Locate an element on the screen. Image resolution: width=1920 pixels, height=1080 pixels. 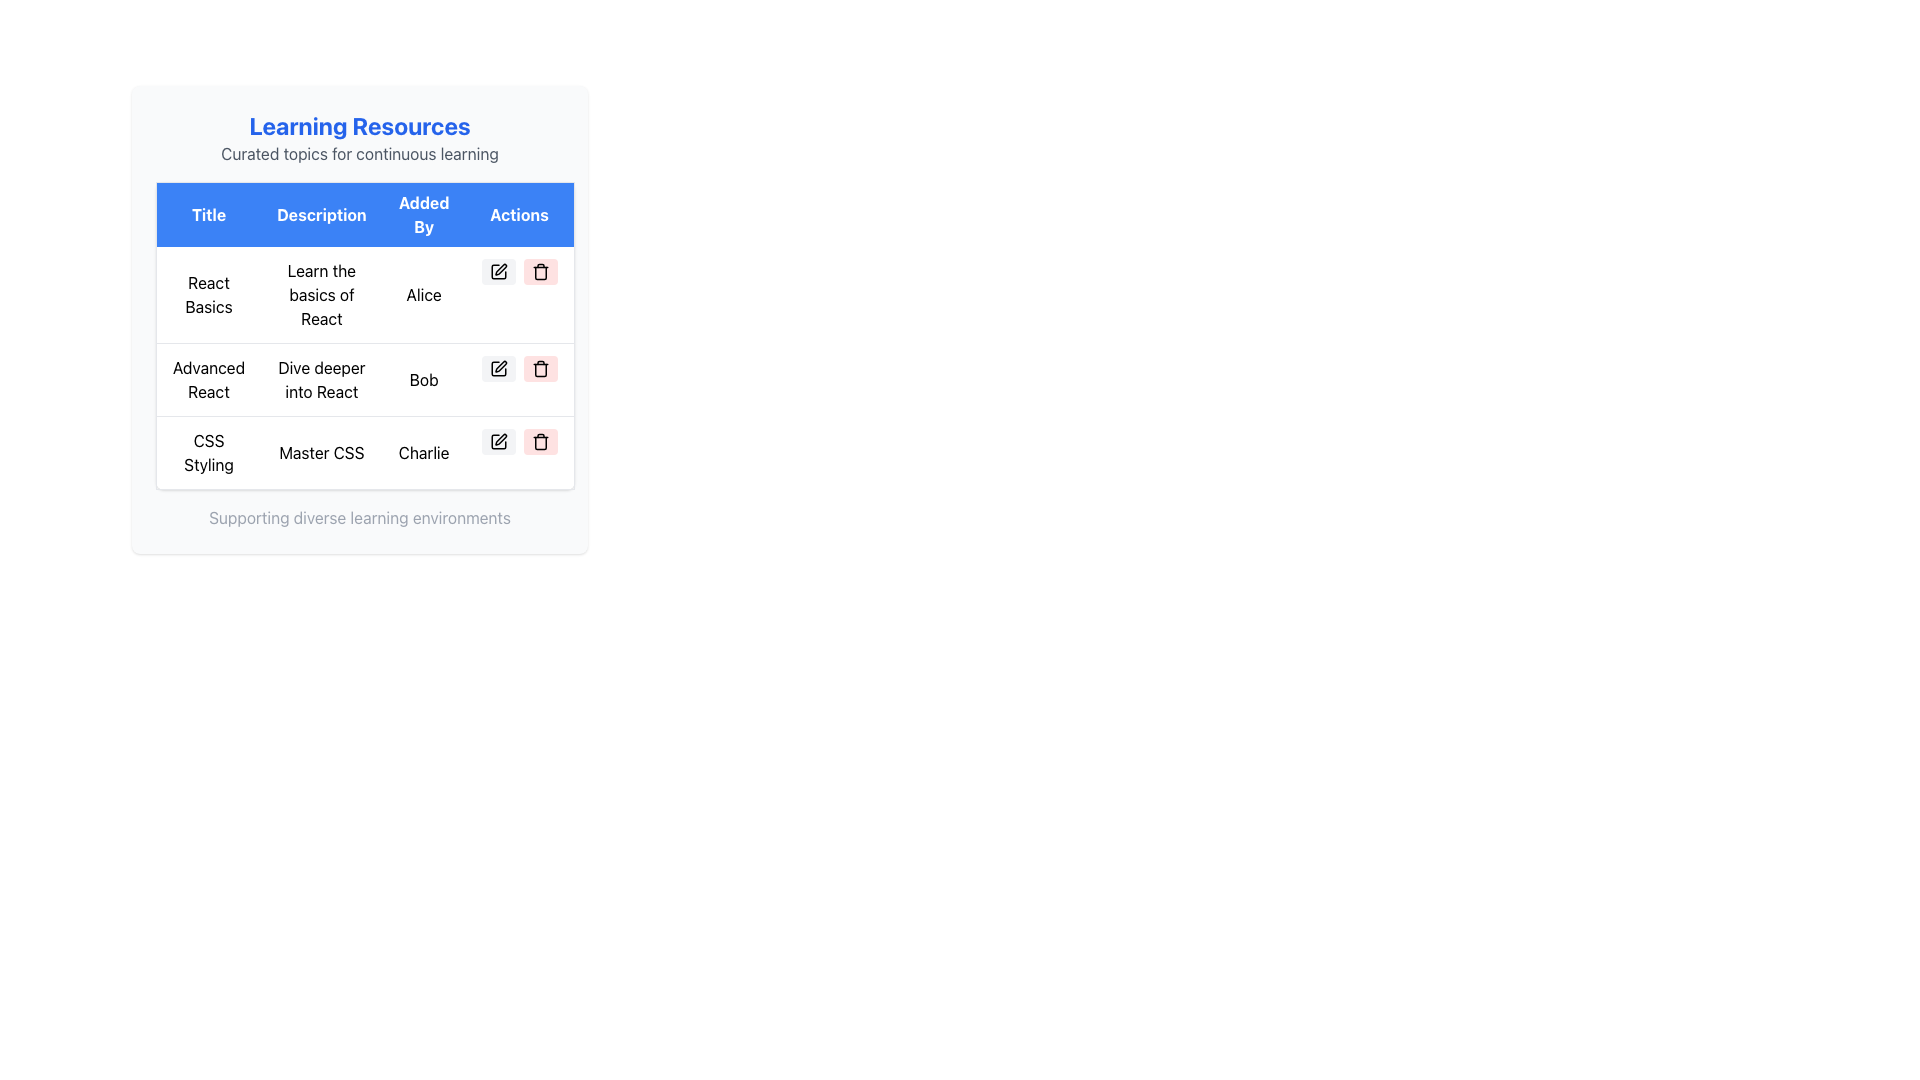
the Text Label with a blue background and white text that reads 'Title', located in the top-left corner of a four-column header row within a table-like structure is located at coordinates (208, 214).